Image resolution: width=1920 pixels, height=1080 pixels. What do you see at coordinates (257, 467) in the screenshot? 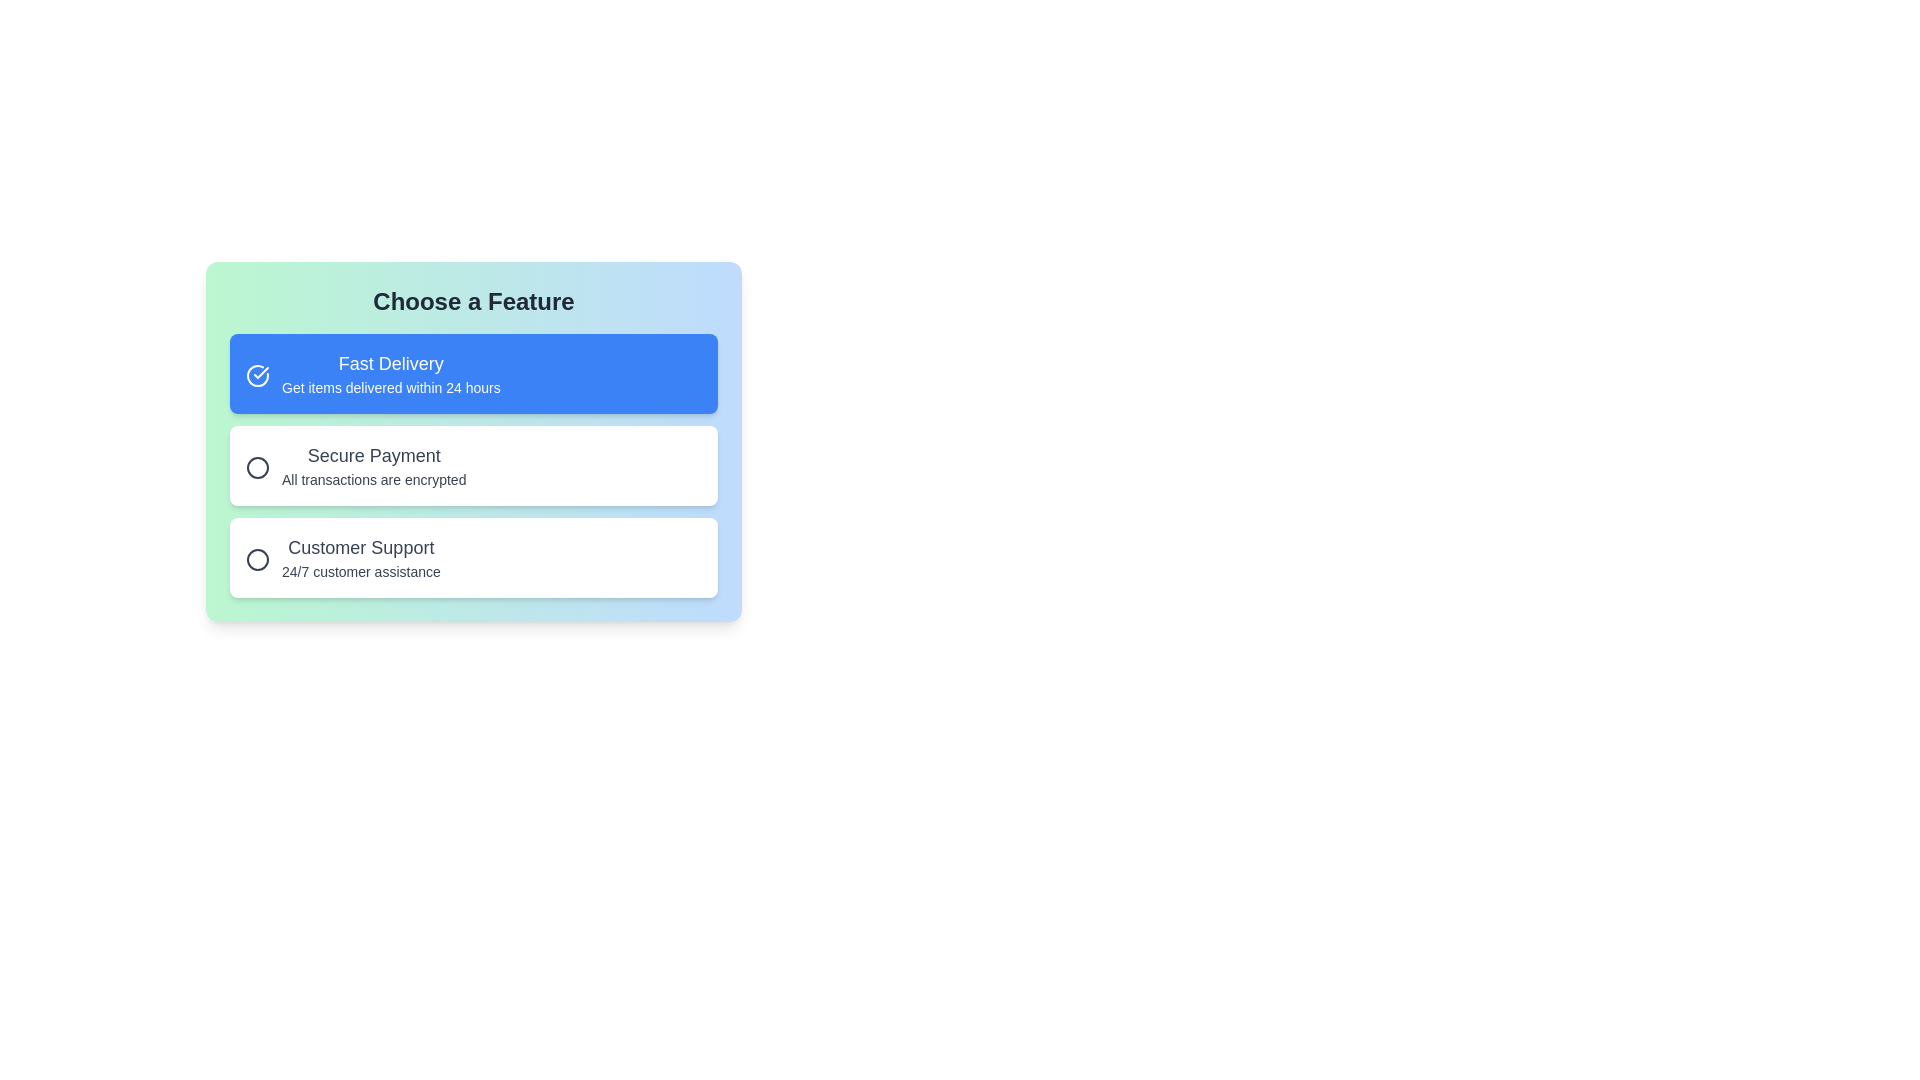
I see `the 'Secure Payment' icon located to the left of the 'Secure Payment' option in the vertical list within the 'Choose a Feature' card` at bounding box center [257, 467].